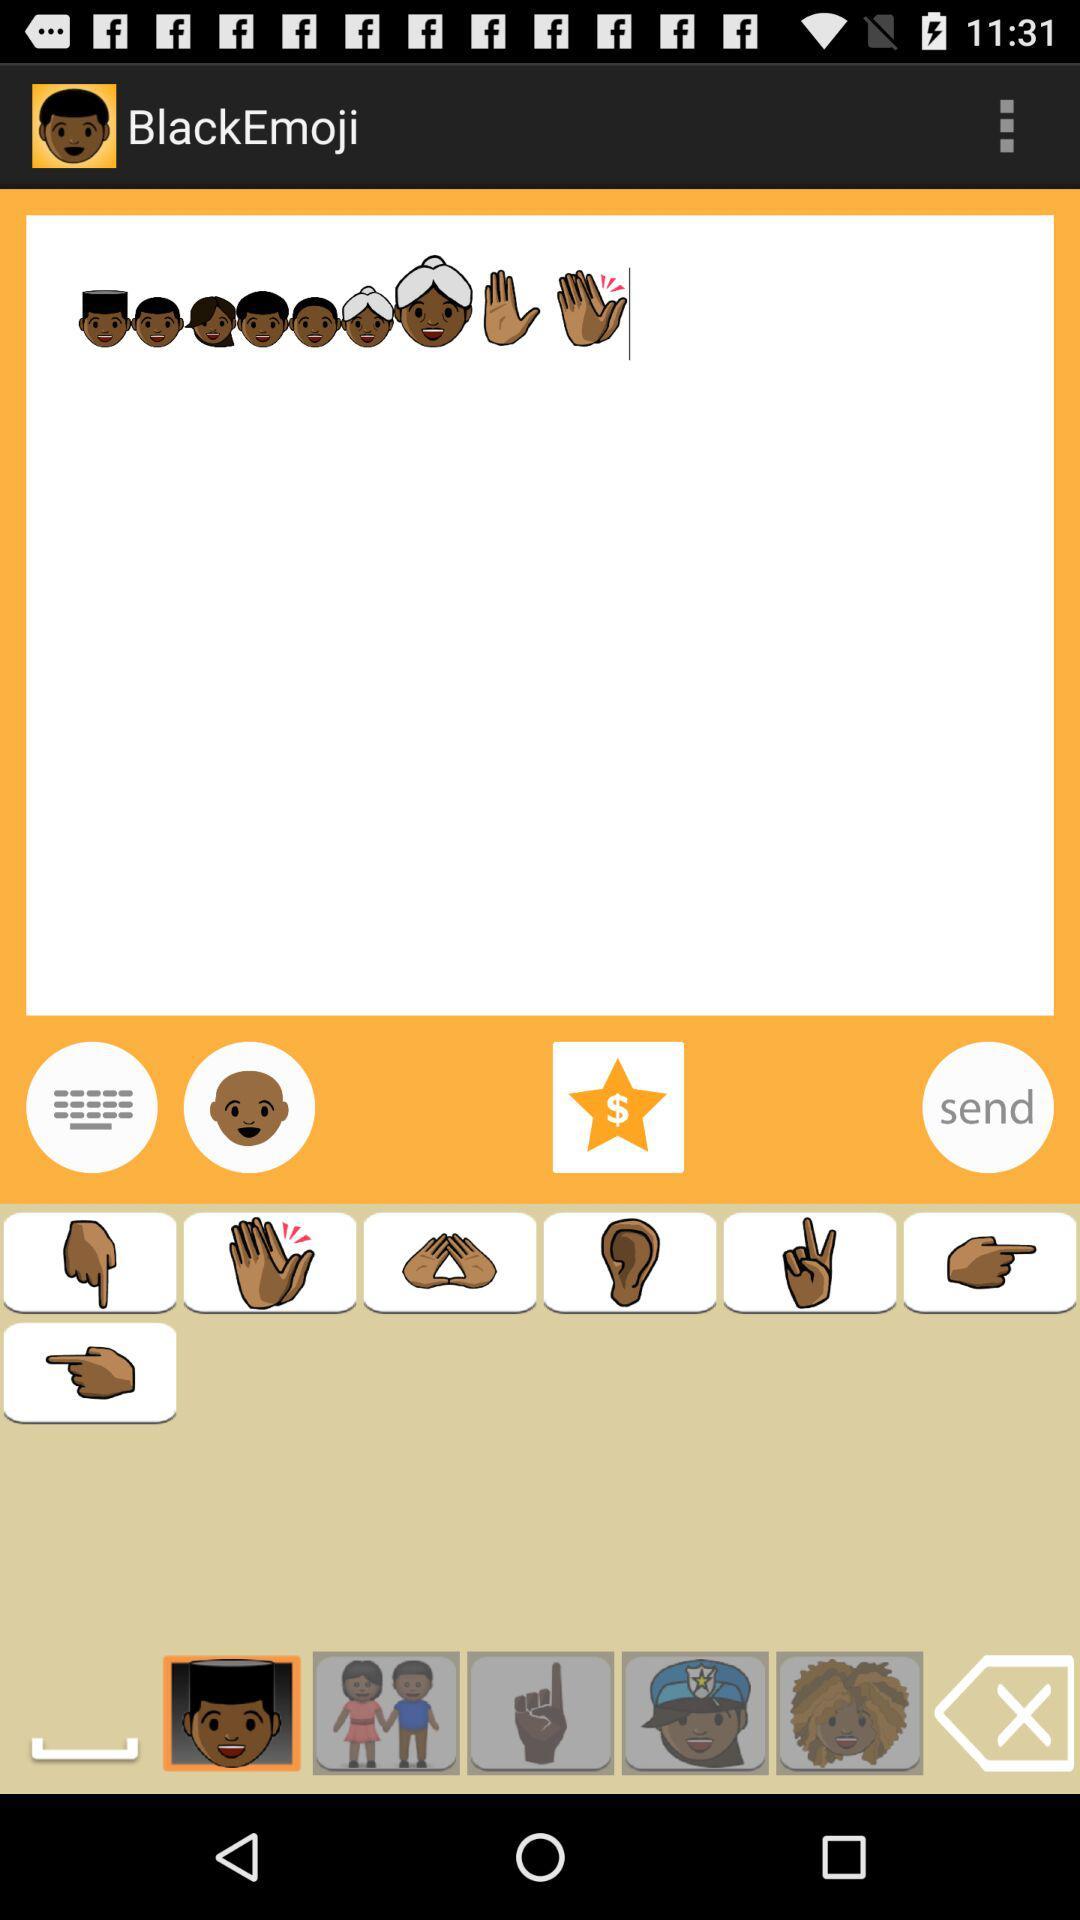 This screenshot has height=1920, width=1080. What do you see at coordinates (248, 1106) in the screenshot?
I see `image option` at bounding box center [248, 1106].